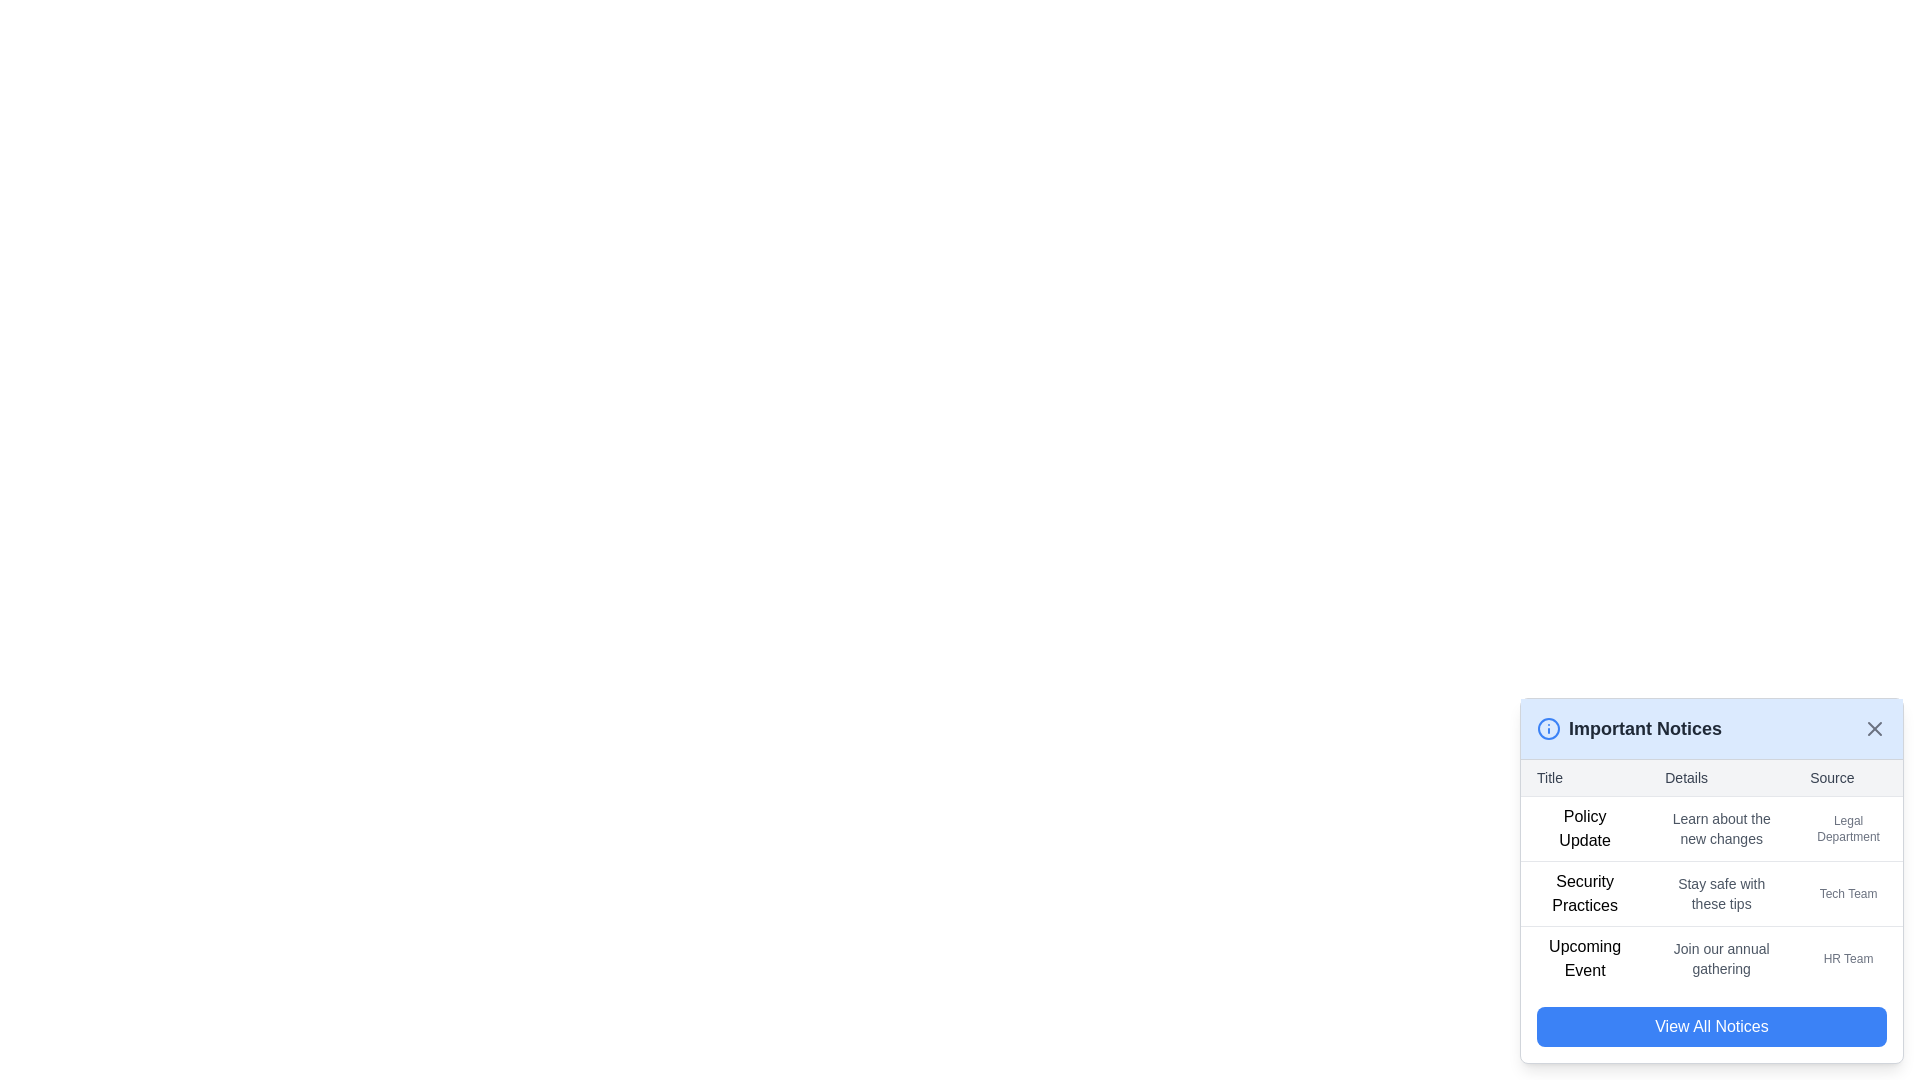 The image size is (1920, 1080). Describe the element at coordinates (1711, 956) in the screenshot. I see `textual content from the last row of the list, which includes 'Upcoming Event', 'Join our annual gathering', and 'HR Team'` at that location.